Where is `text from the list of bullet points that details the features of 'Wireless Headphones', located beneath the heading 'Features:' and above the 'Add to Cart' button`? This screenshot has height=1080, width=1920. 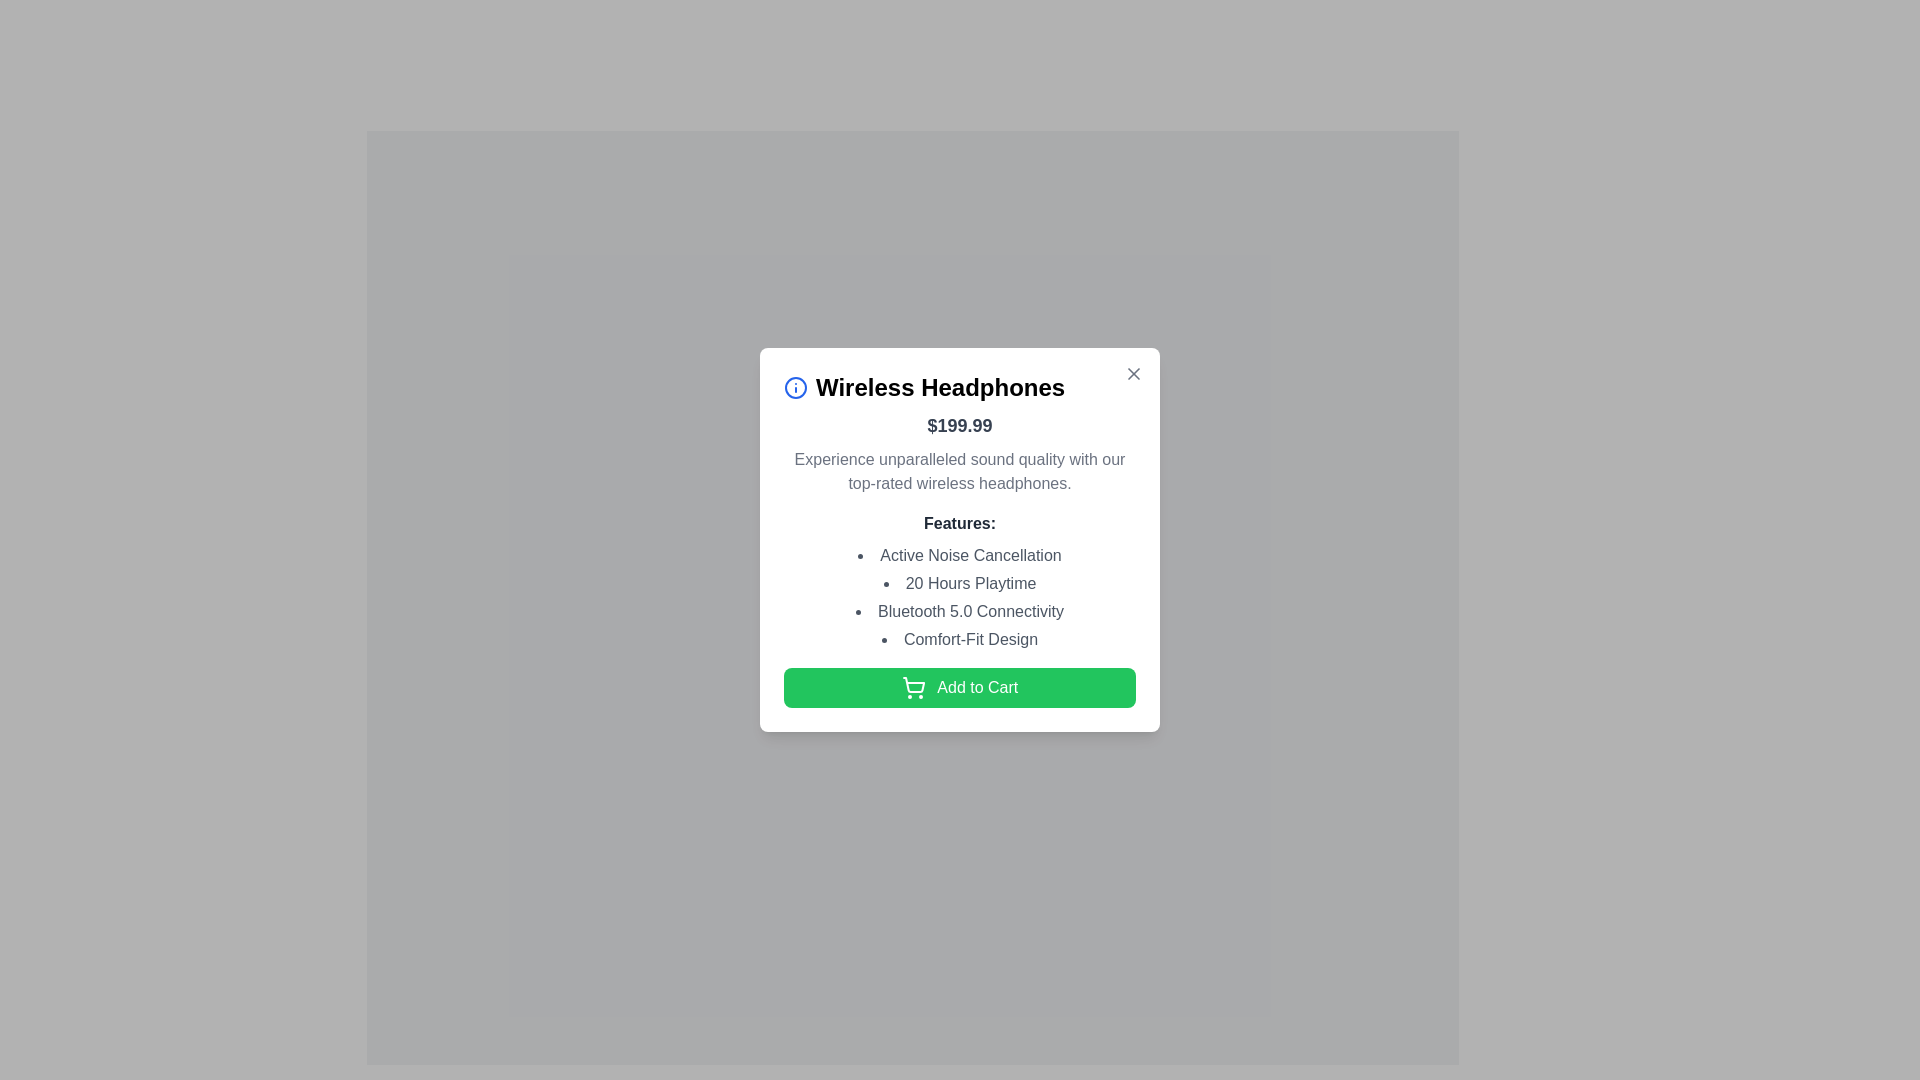
text from the list of bullet points that details the features of 'Wireless Headphones', located beneath the heading 'Features:' and above the 'Add to Cart' button is located at coordinates (960, 596).